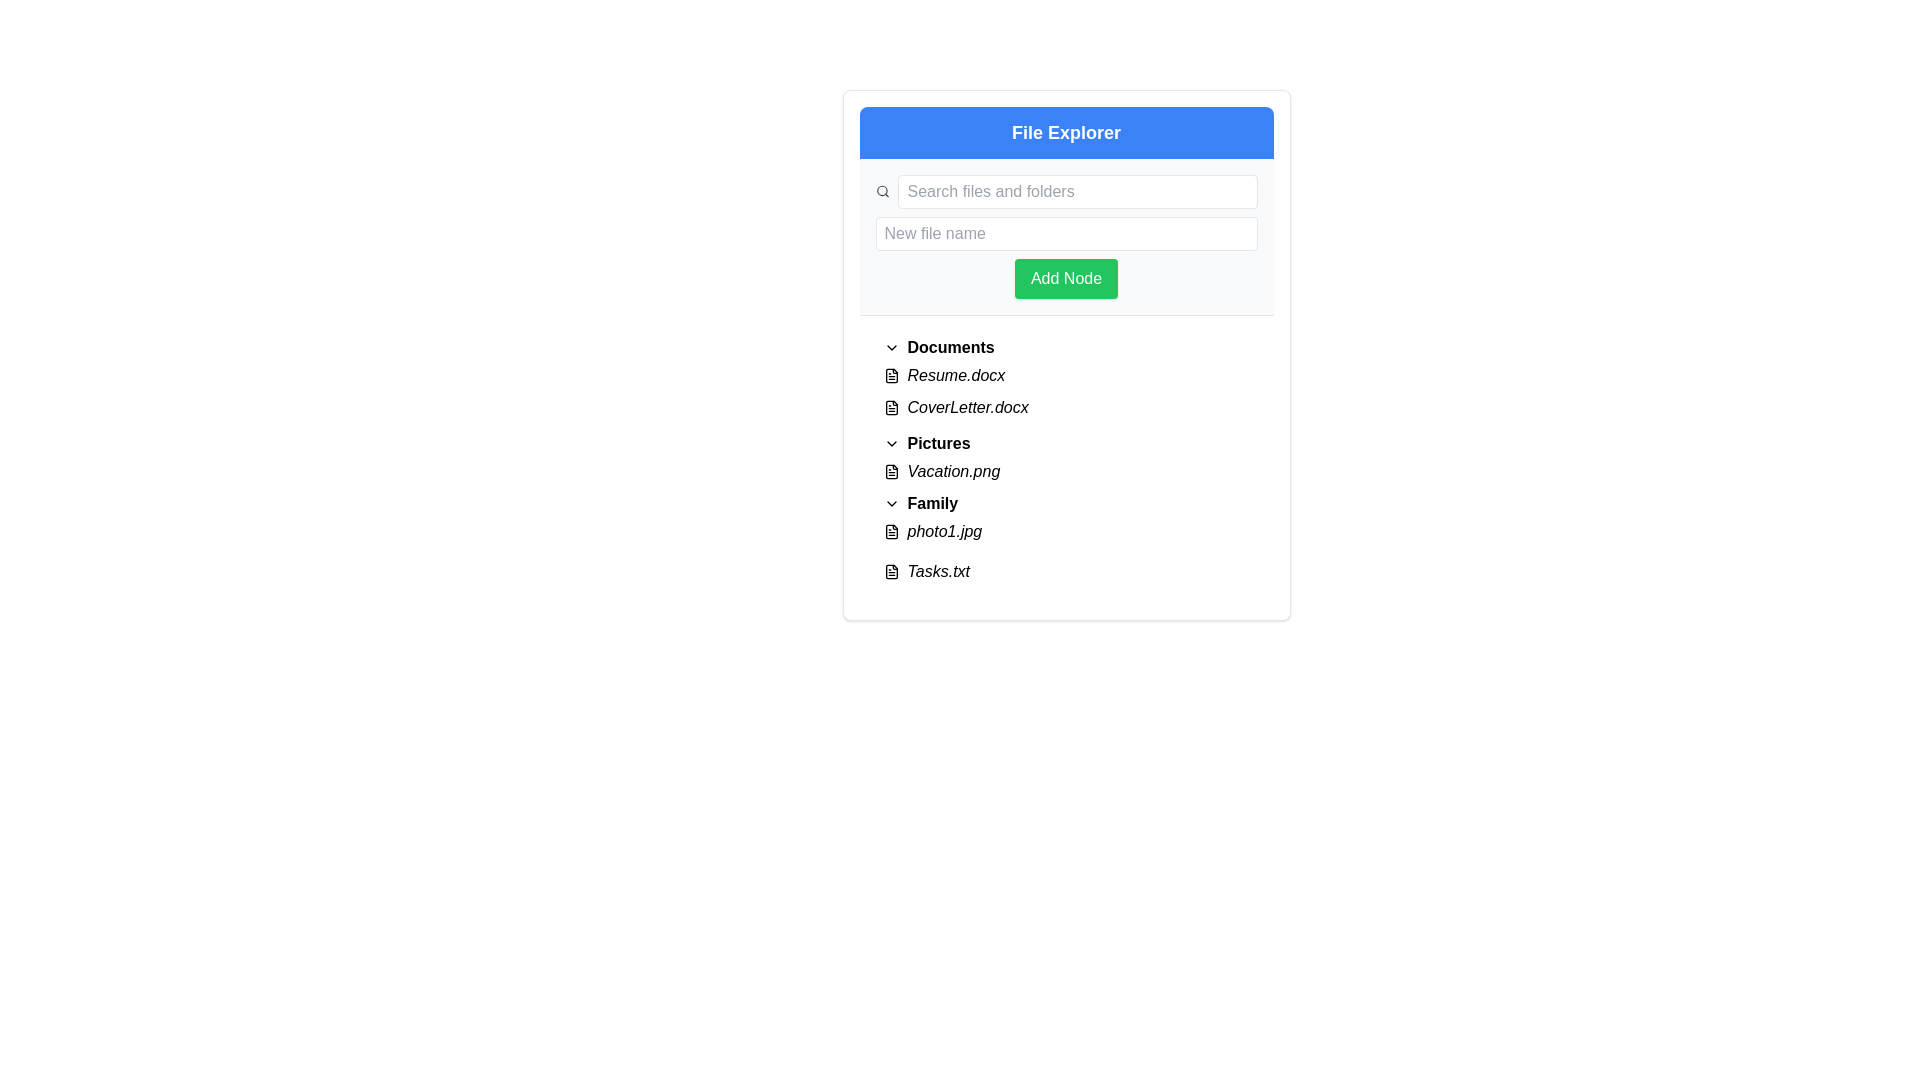 The height and width of the screenshot is (1080, 1920). Describe the element at coordinates (882, 192) in the screenshot. I see `the magnifying glass icon located left of the search input field in the File Explorer section` at that location.